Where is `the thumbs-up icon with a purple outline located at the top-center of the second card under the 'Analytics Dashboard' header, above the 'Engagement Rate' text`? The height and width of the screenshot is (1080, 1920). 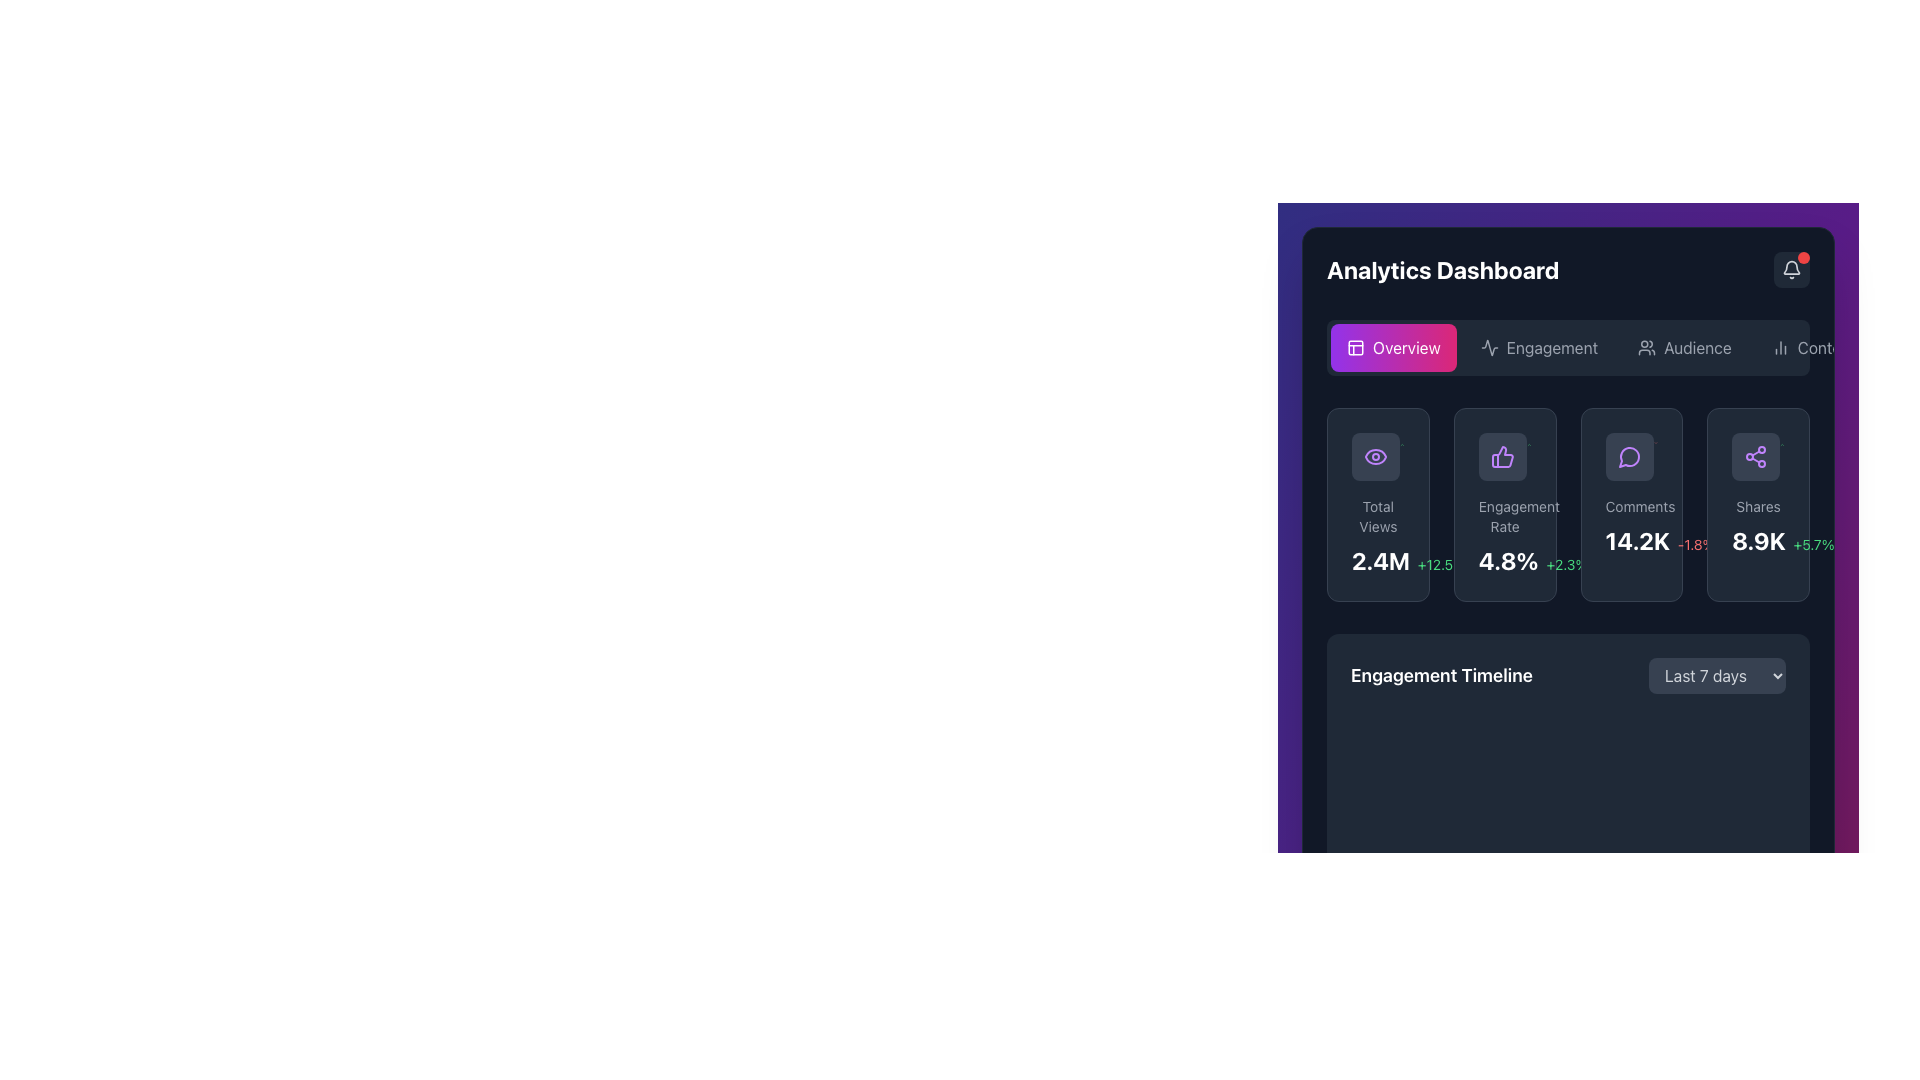
the thumbs-up icon with a purple outline located at the top-center of the second card under the 'Analytics Dashboard' header, above the 'Engagement Rate' text is located at coordinates (1505, 456).